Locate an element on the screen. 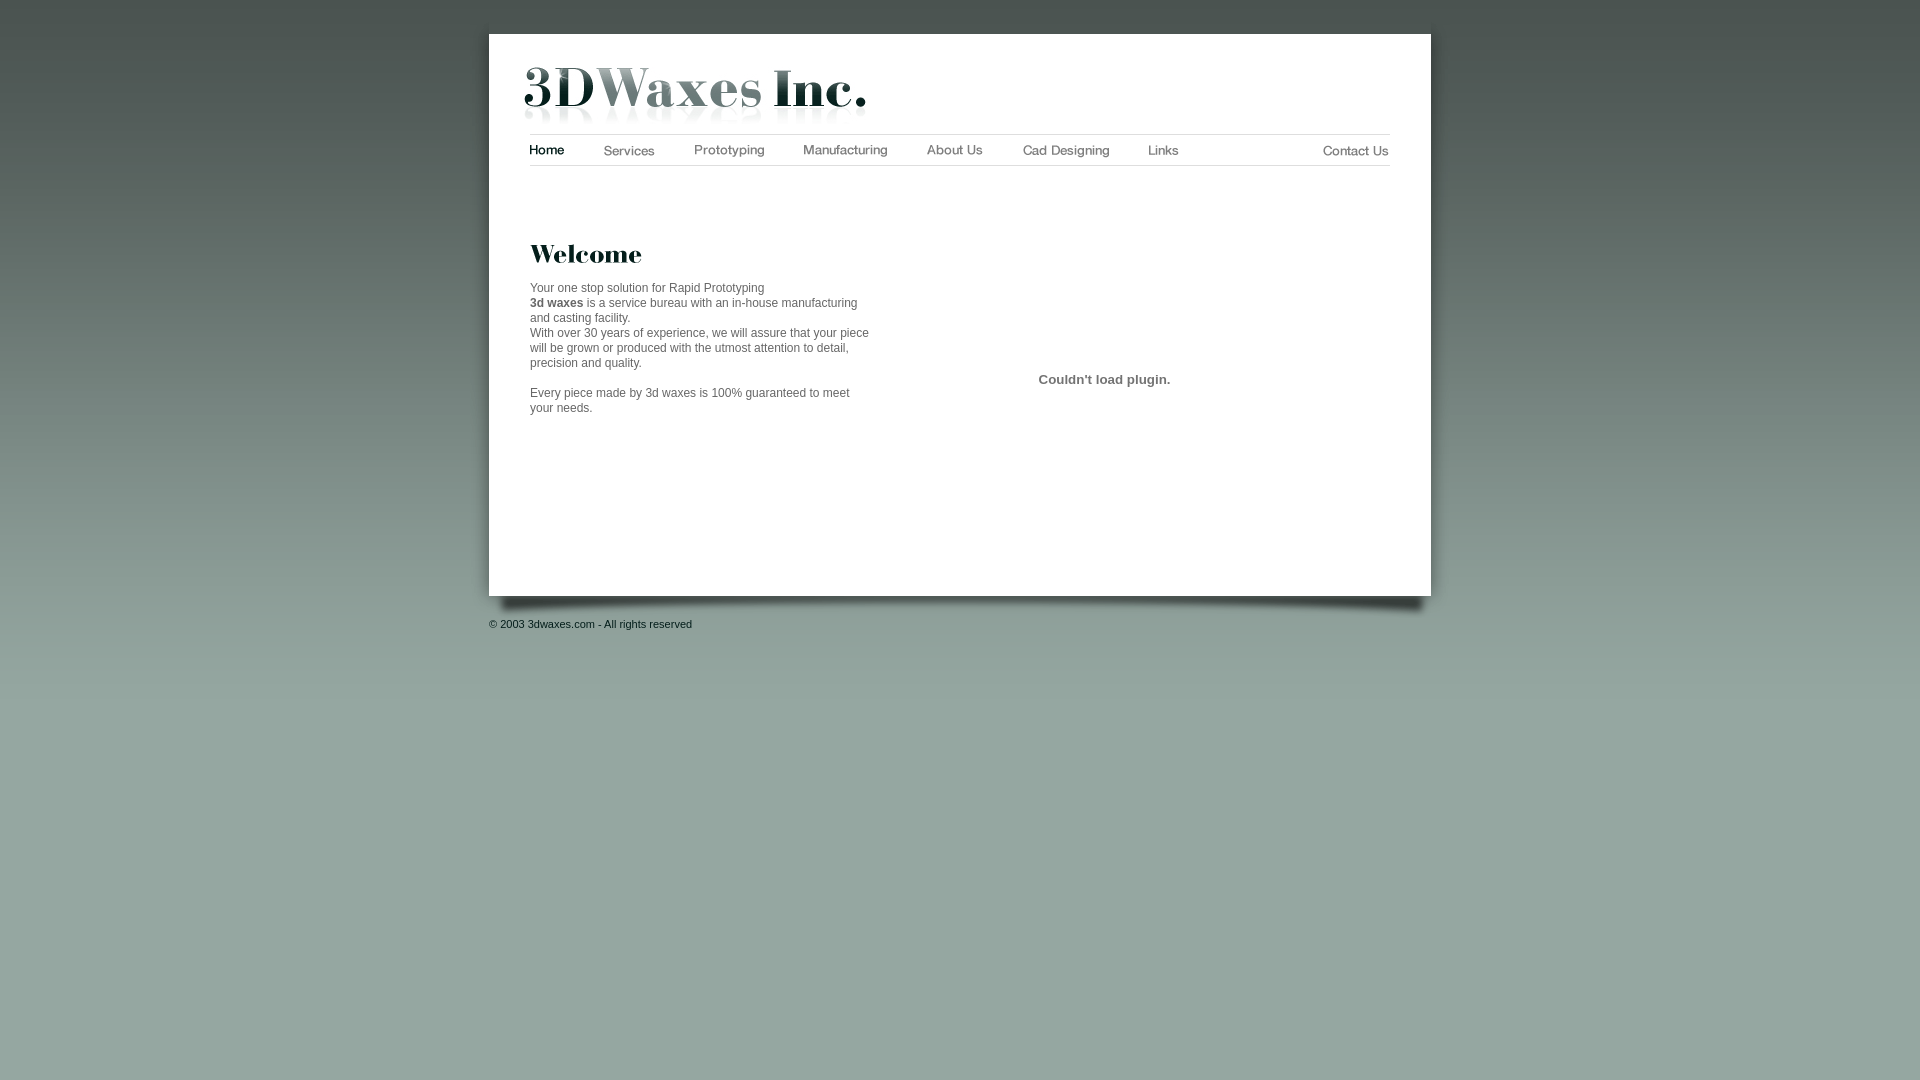 This screenshot has width=1920, height=1080. '3dwasex' is located at coordinates (960, 95).